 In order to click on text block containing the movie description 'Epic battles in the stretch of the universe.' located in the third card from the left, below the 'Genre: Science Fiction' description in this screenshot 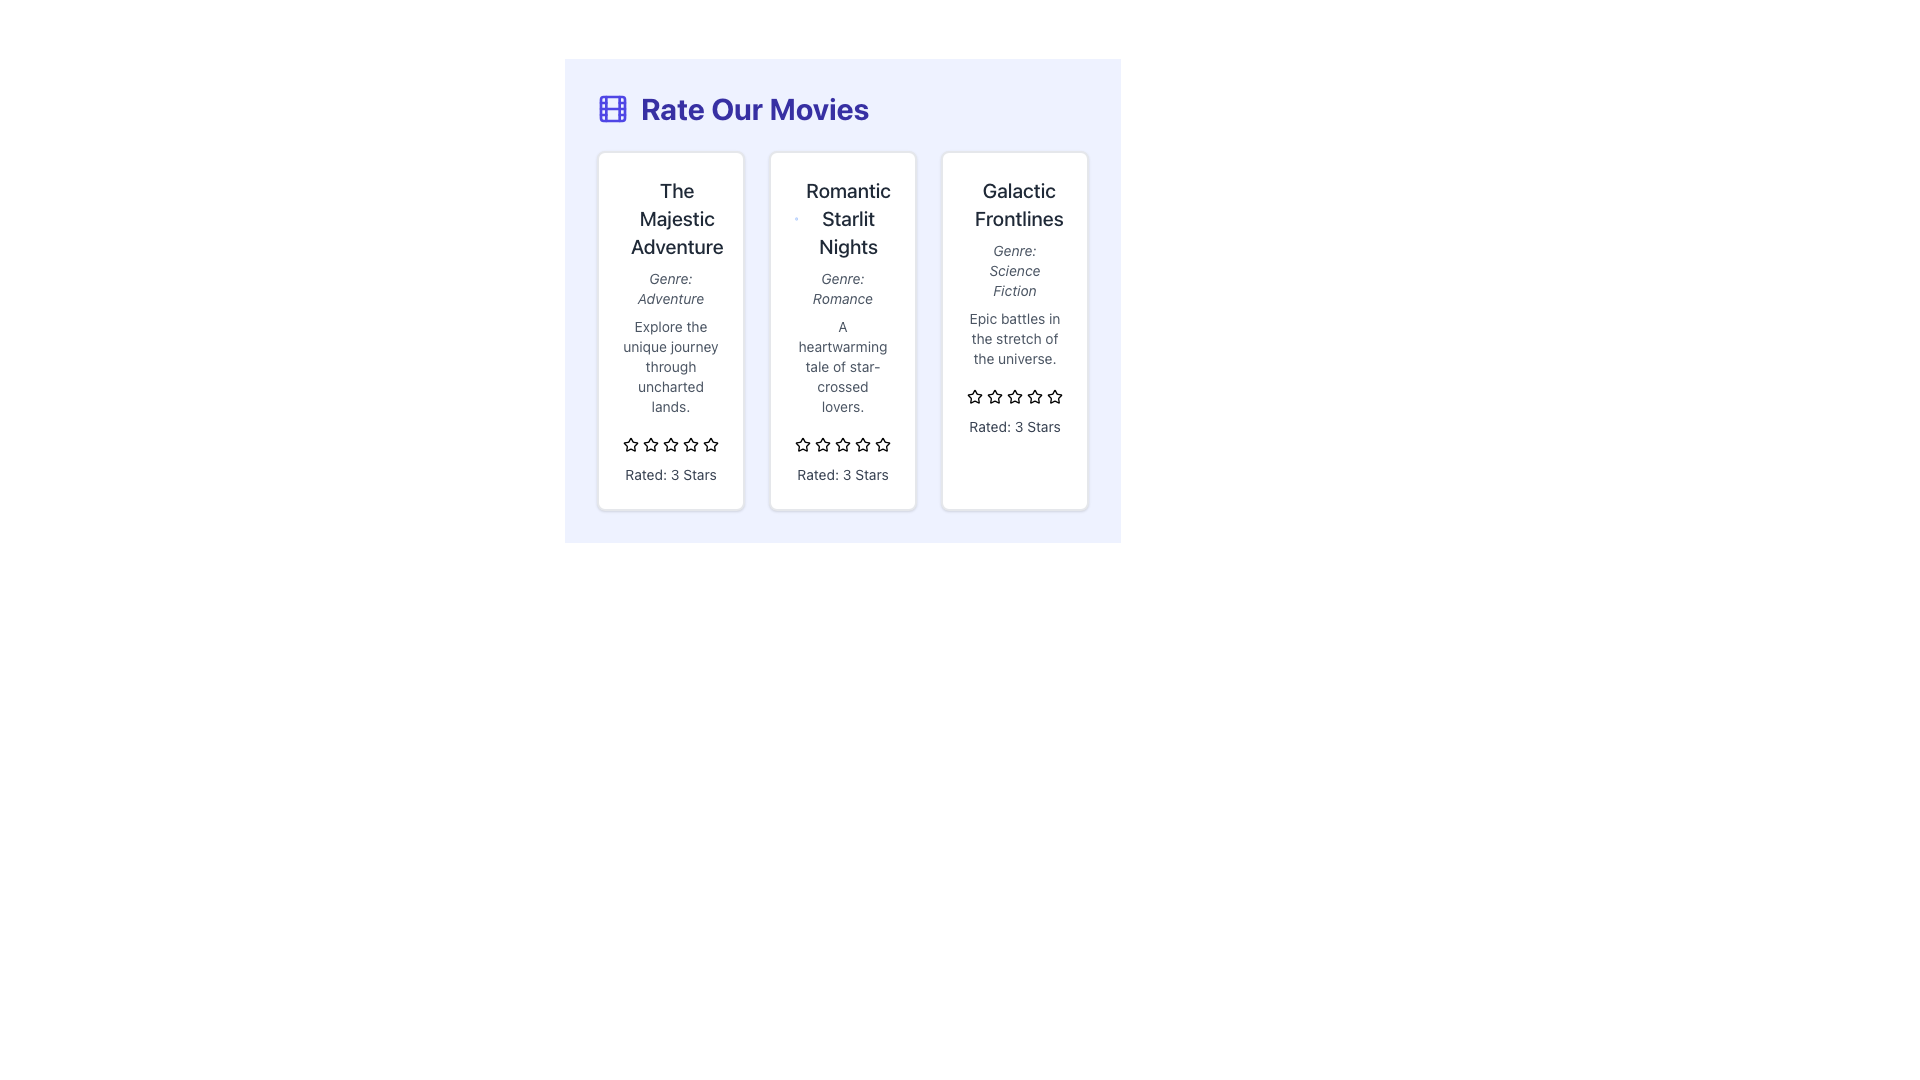, I will do `click(1014, 338)`.